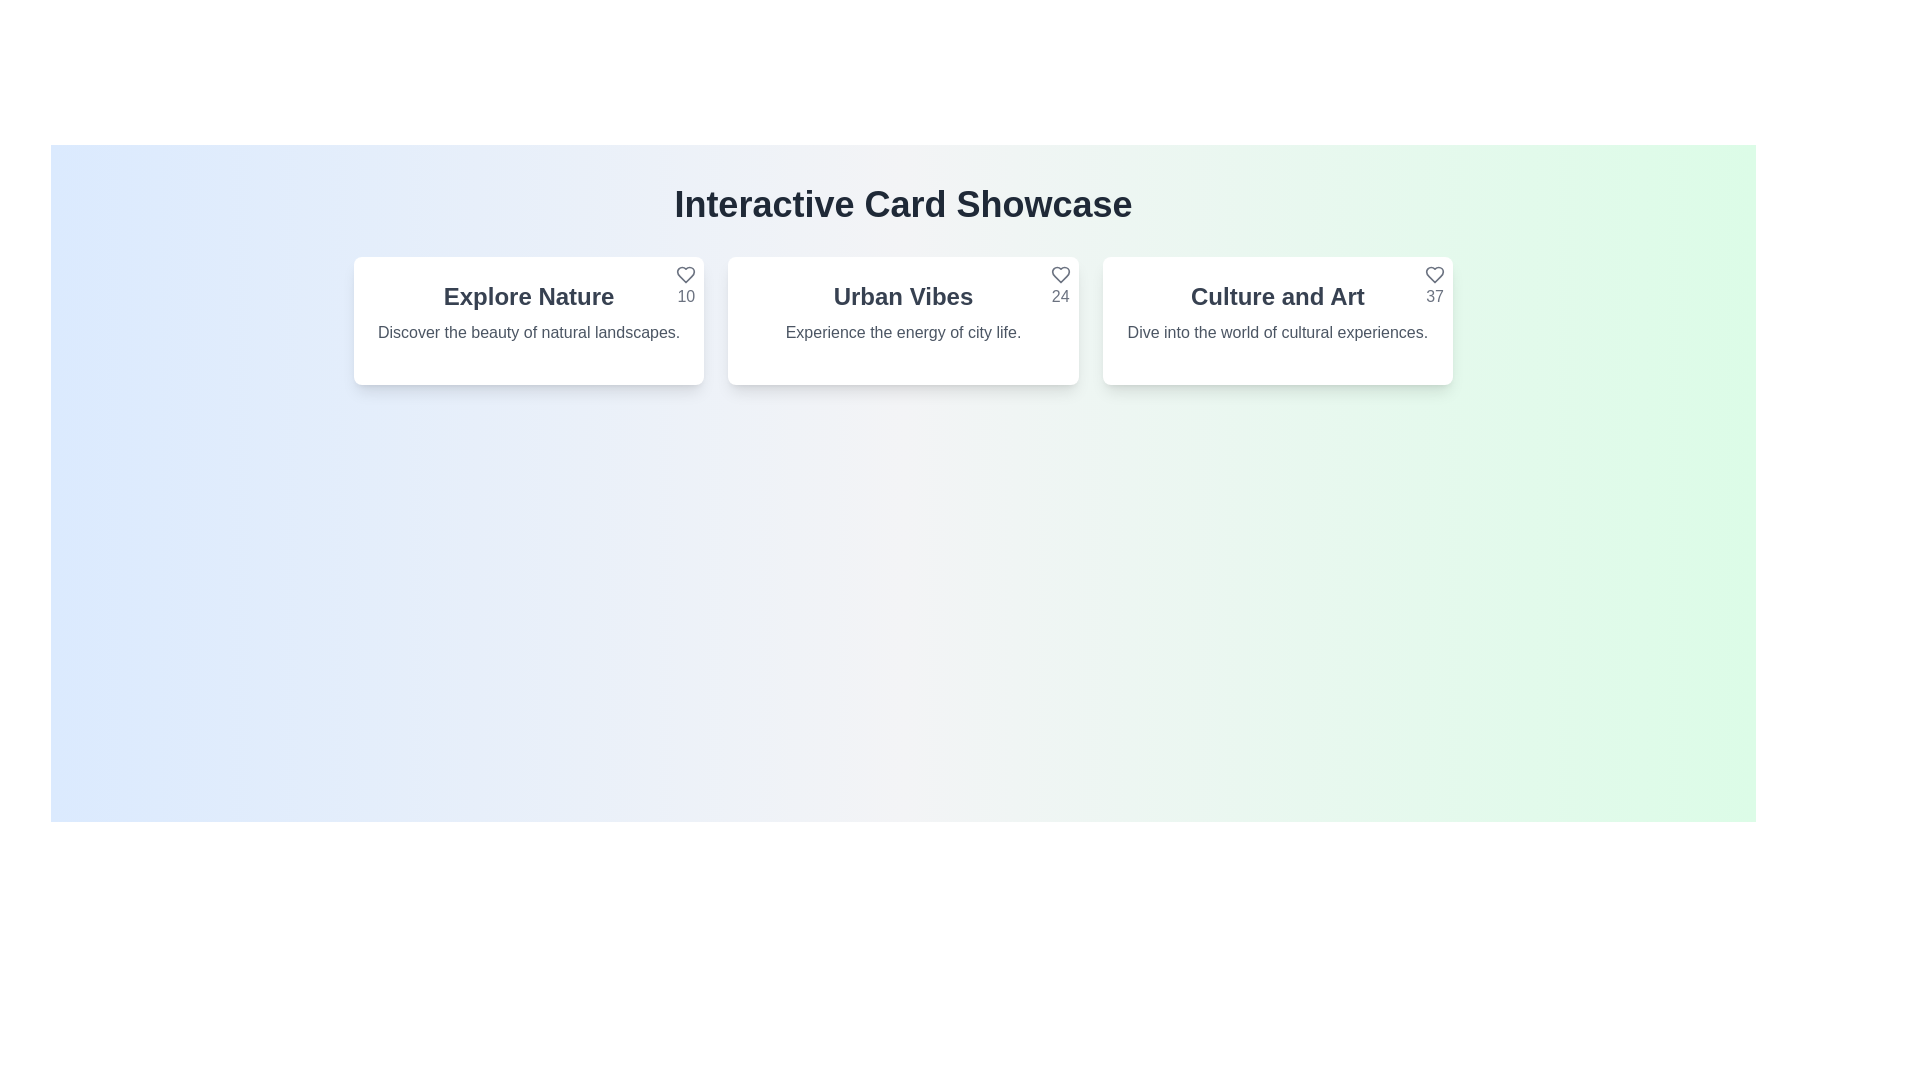 Image resolution: width=1920 pixels, height=1080 pixels. Describe the element at coordinates (1434, 286) in the screenshot. I see `the heart icon with the numeric text '37' located in the top-right corner of the 'Culture and Art' card` at that location.